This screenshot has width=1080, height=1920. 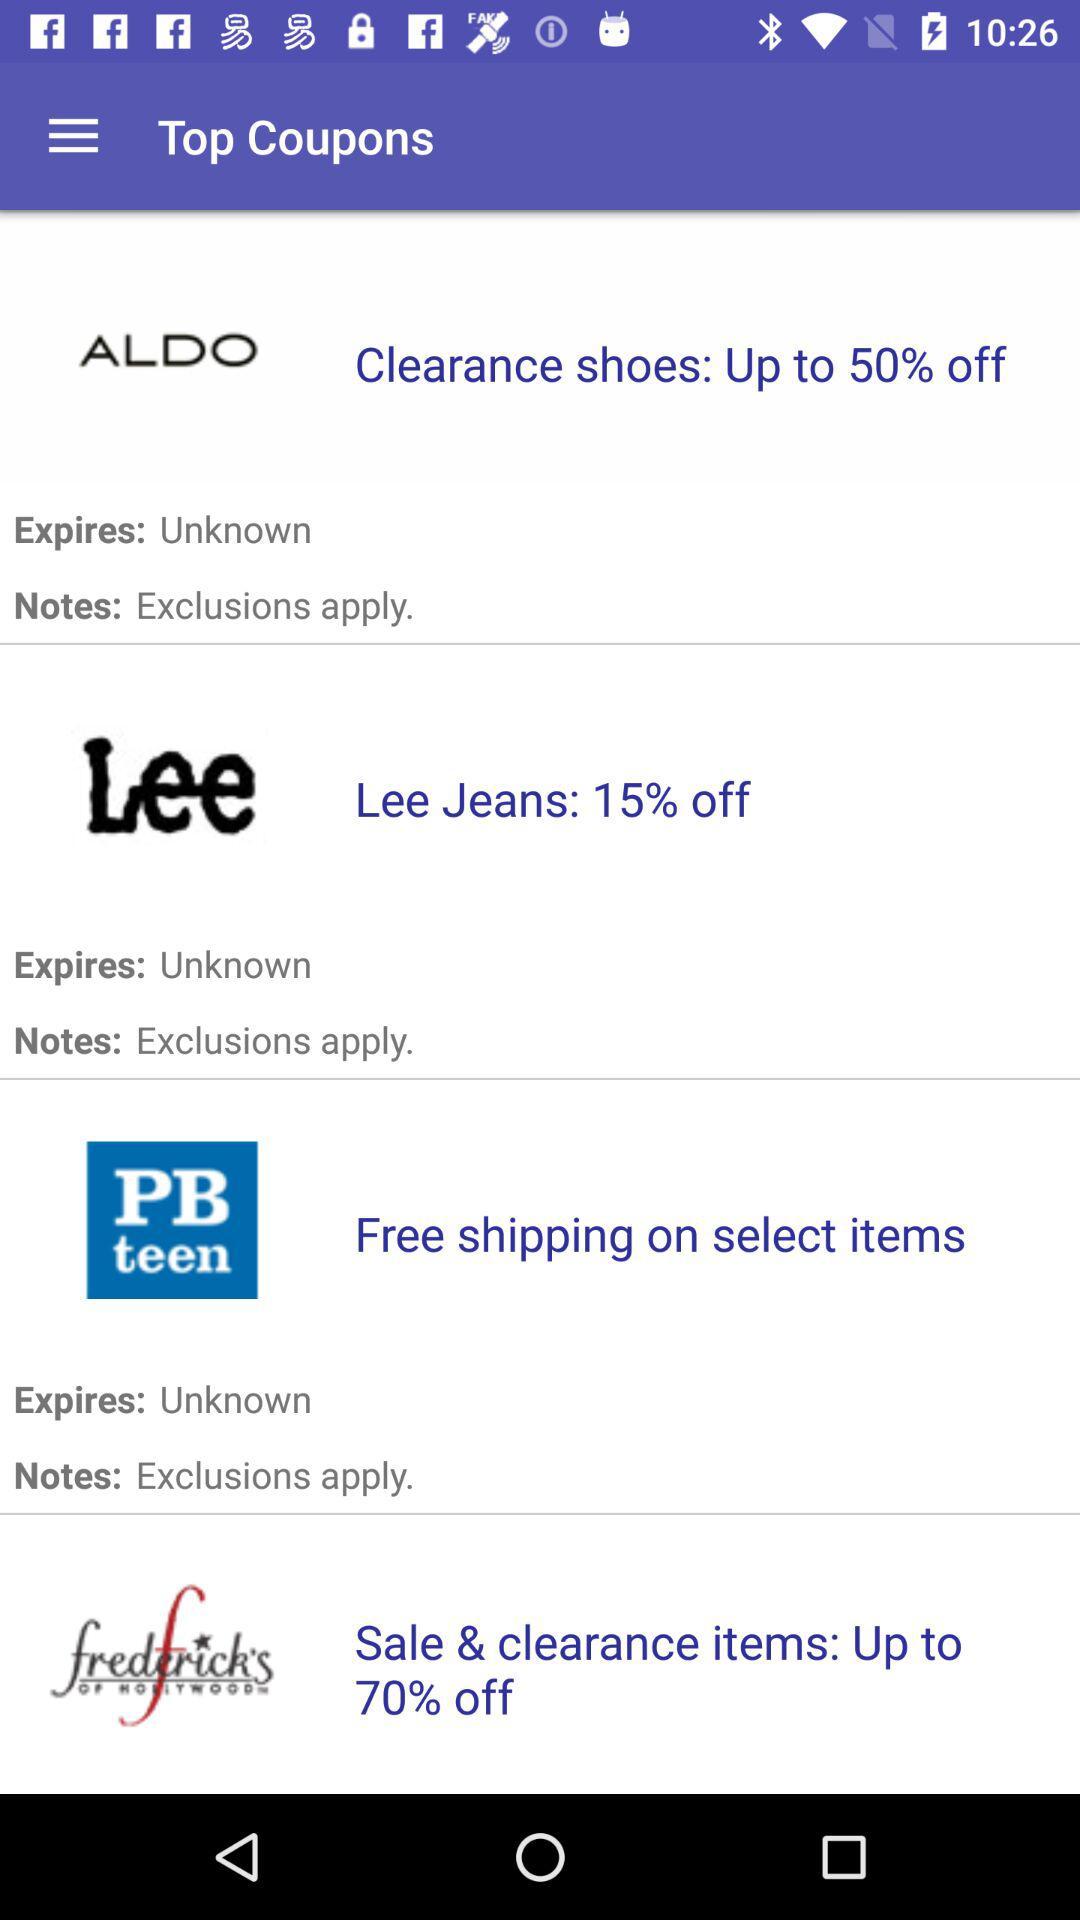 I want to click on the icon to the left of top coupons item, so click(x=72, y=135).